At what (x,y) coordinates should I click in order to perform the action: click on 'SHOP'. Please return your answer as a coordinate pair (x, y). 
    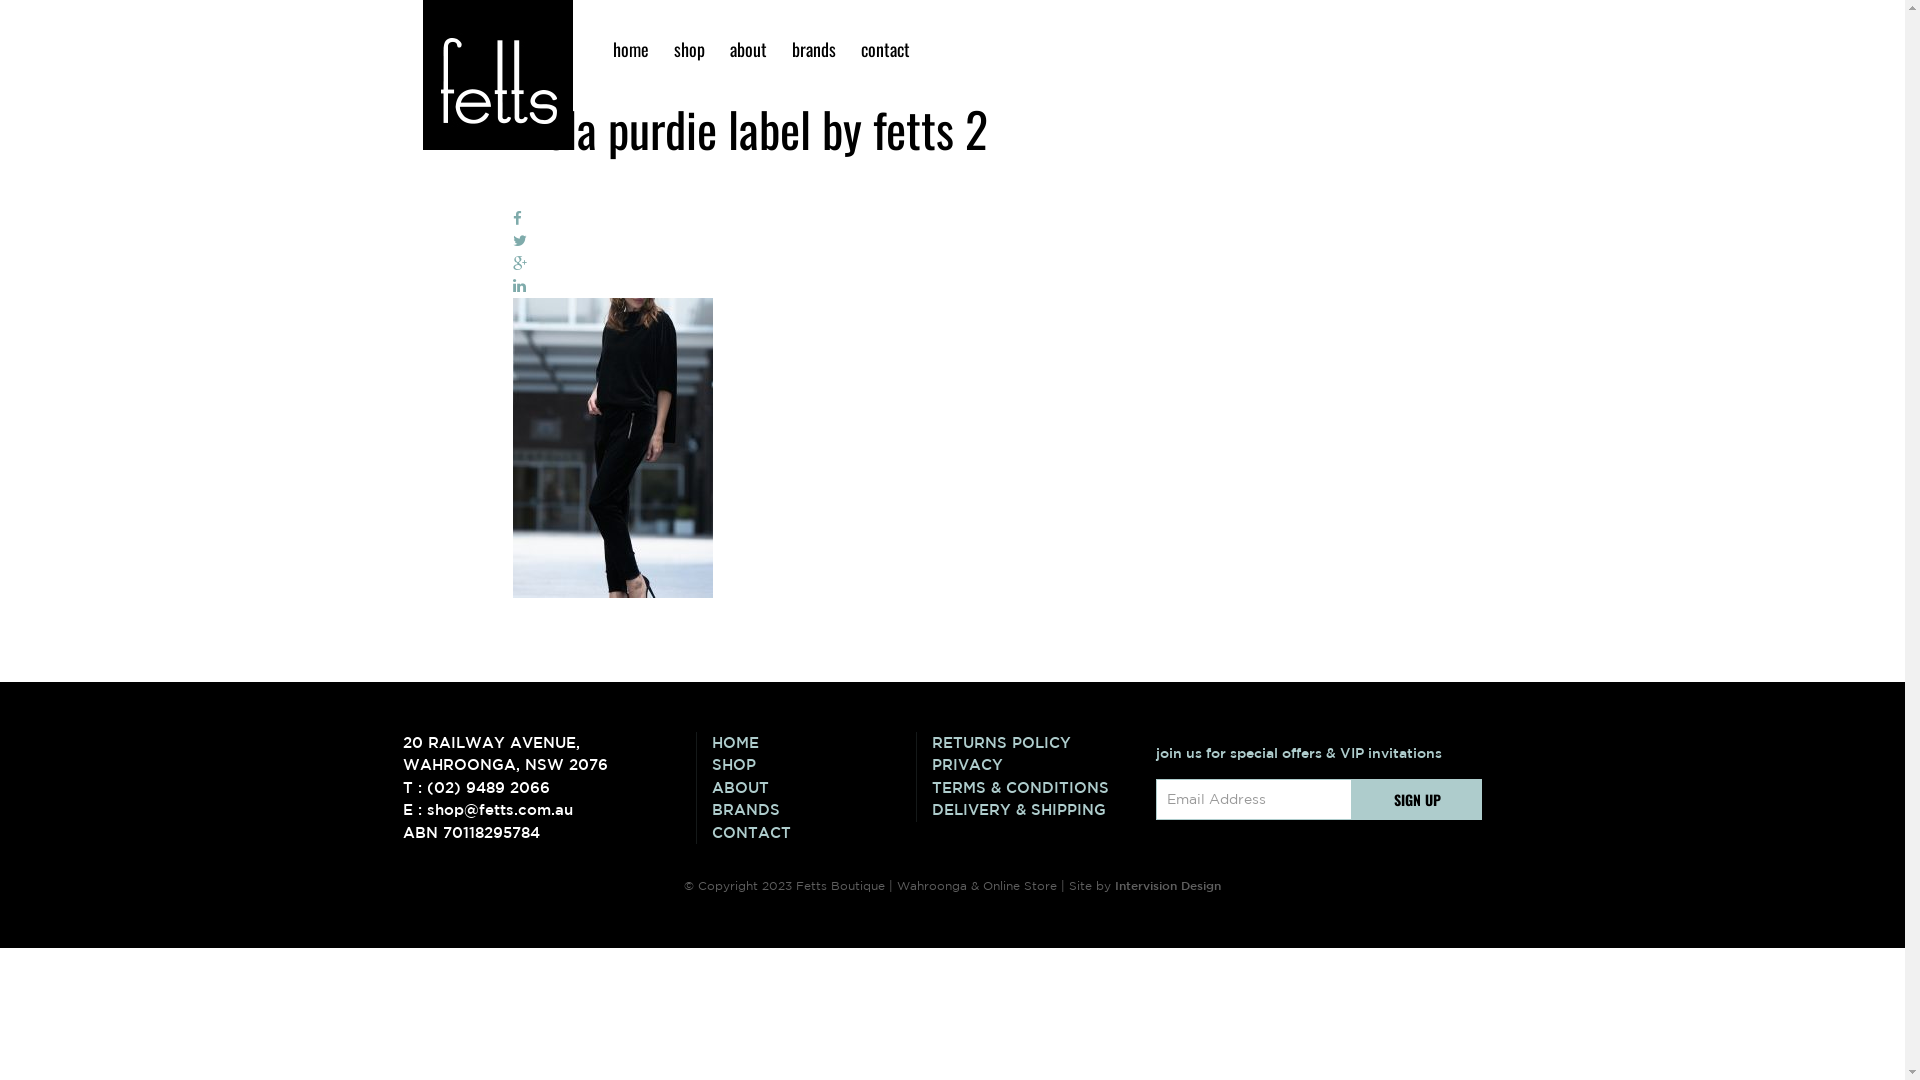
    Looking at the image, I should click on (814, 765).